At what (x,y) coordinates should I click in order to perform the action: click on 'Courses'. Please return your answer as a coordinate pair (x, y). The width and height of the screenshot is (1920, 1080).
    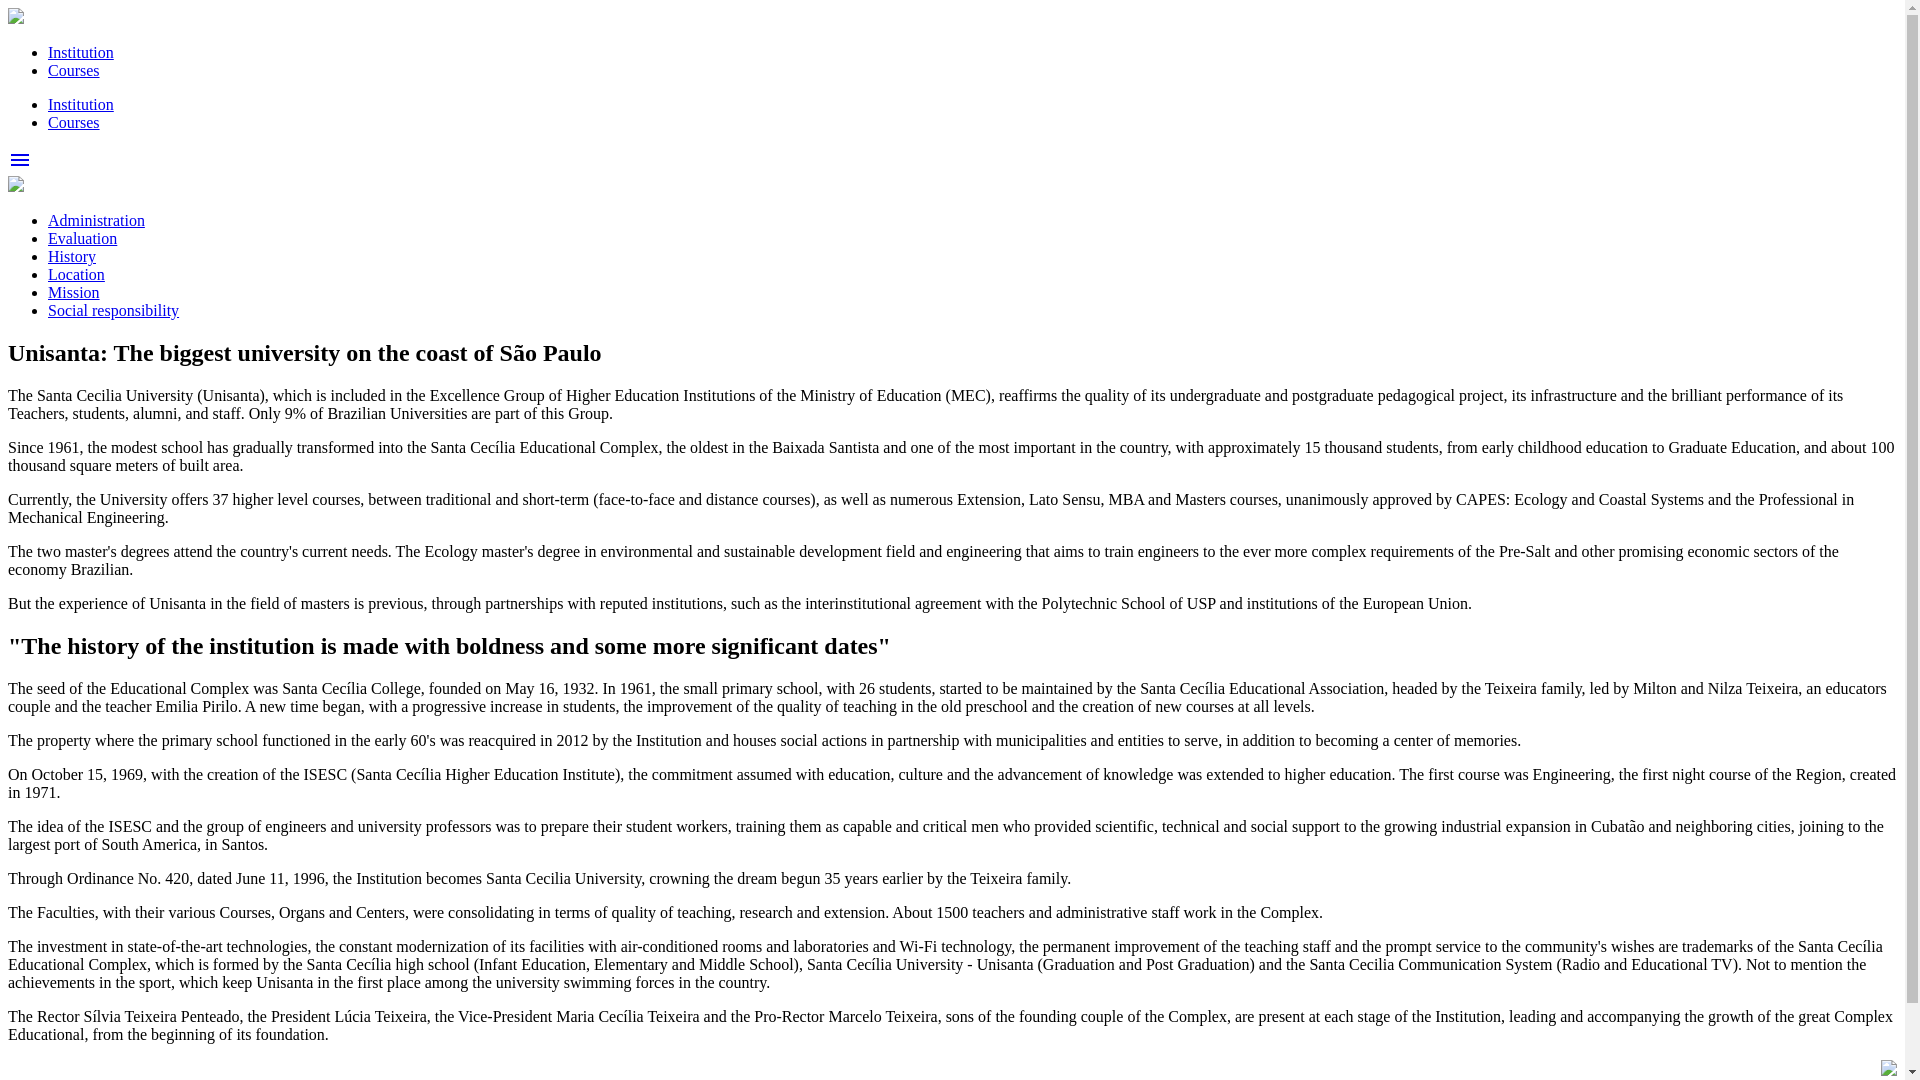
    Looking at the image, I should click on (48, 69).